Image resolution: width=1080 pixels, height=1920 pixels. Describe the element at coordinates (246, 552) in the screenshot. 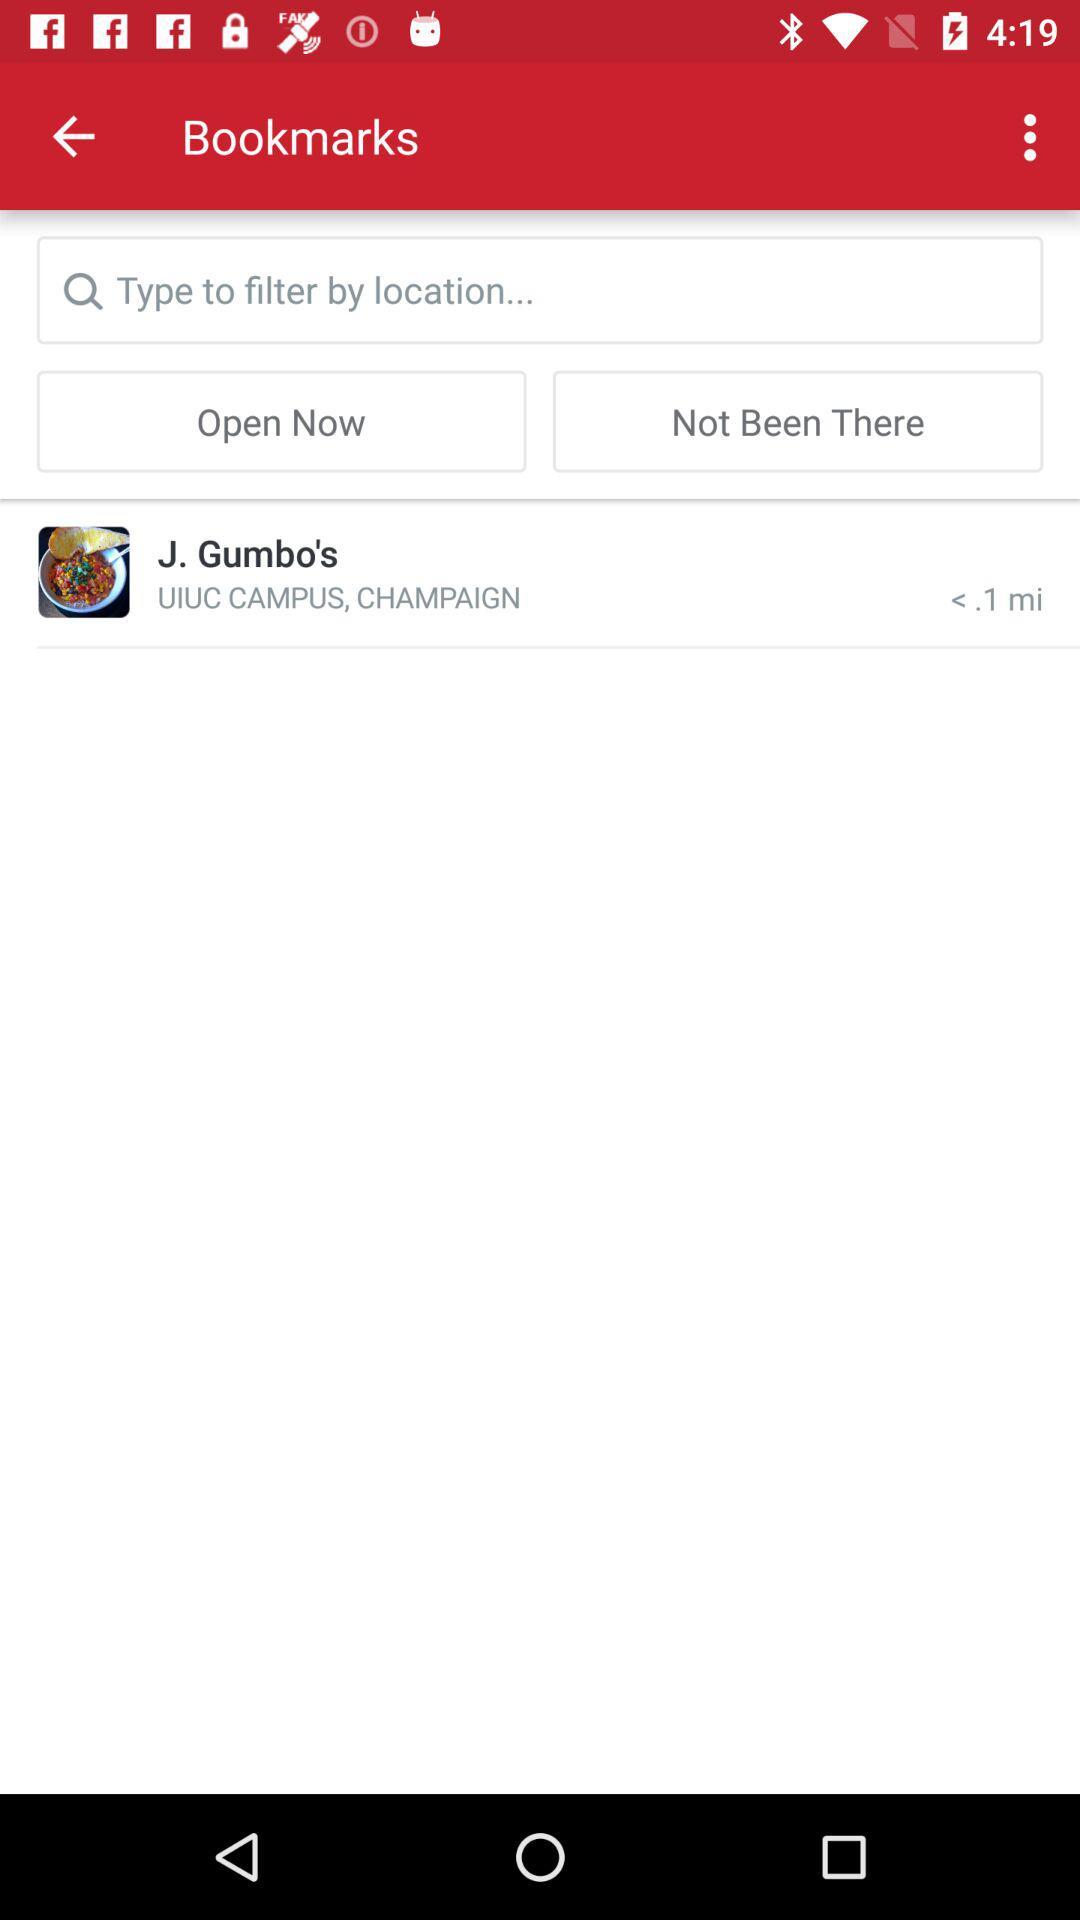

I see `item below the open now icon` at that location.